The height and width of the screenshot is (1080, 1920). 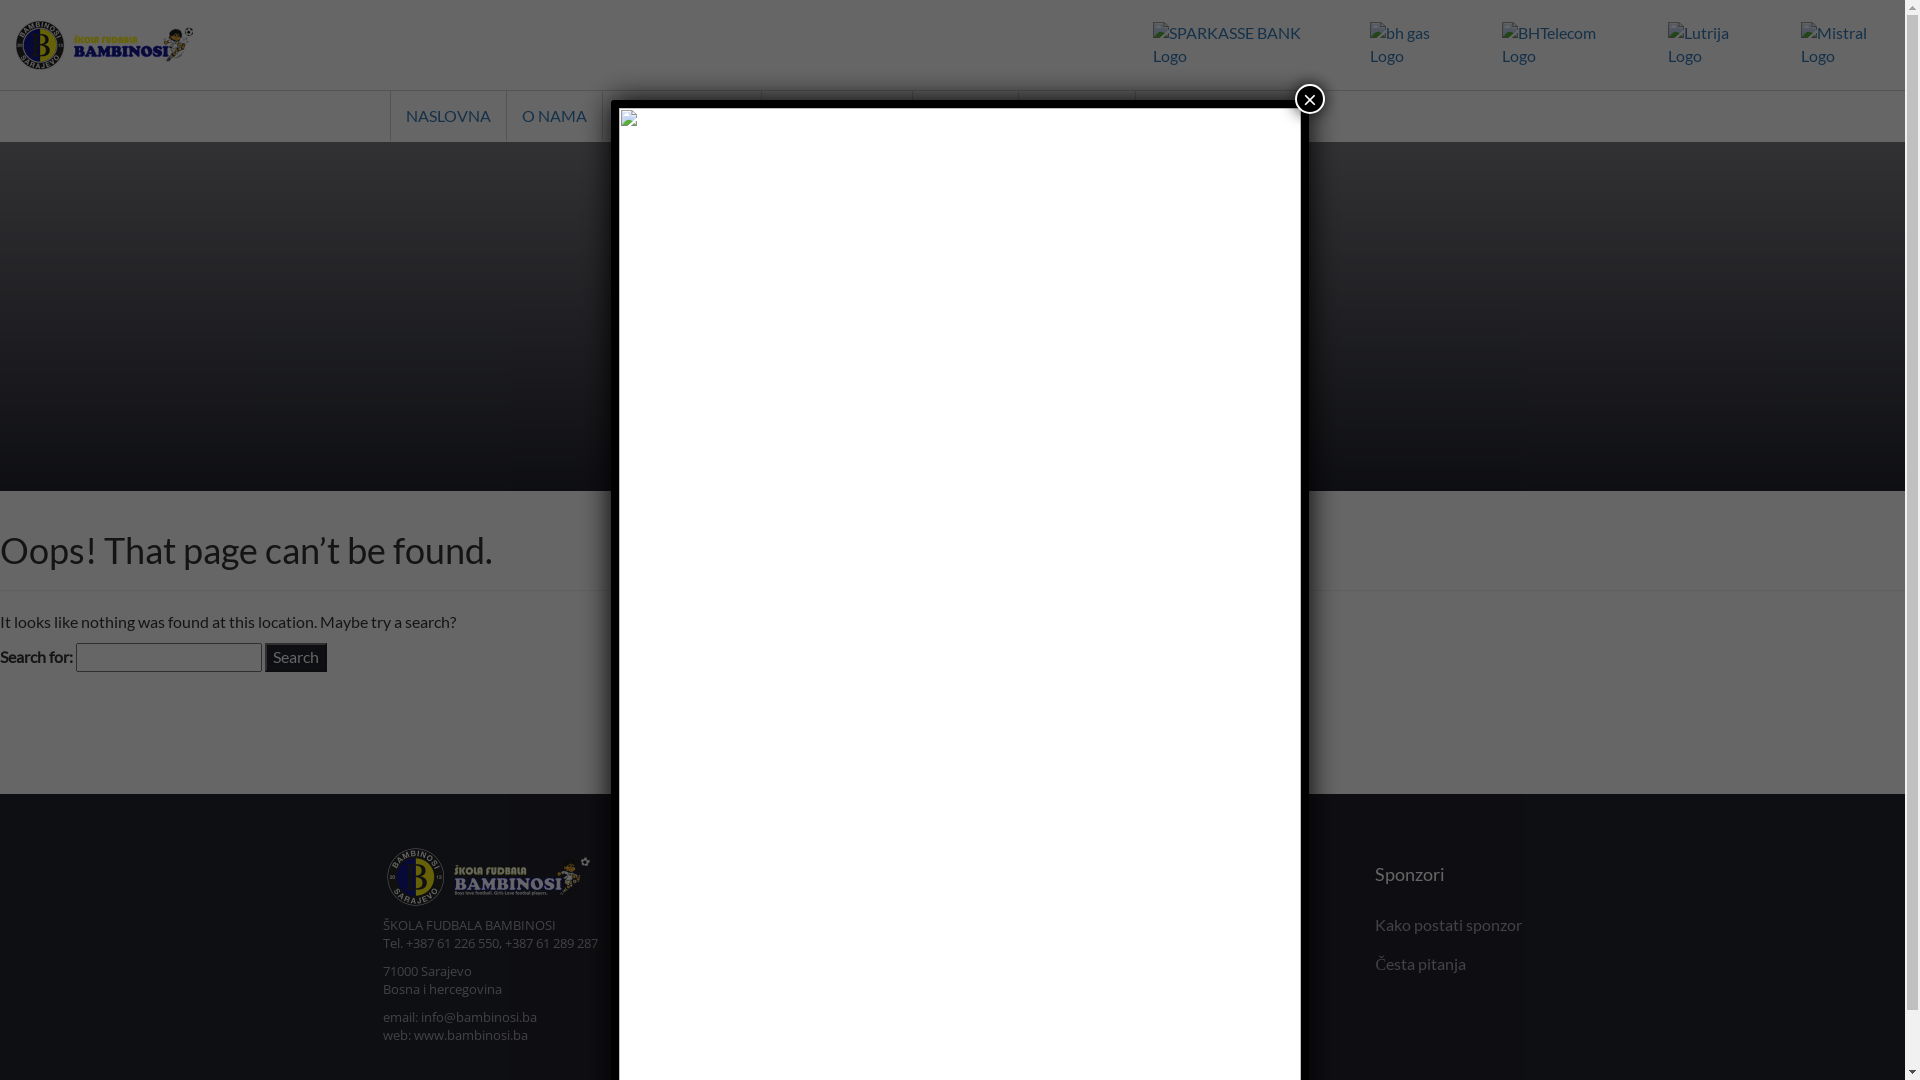 I want to click on 'Search', so click(x=295, y=657).